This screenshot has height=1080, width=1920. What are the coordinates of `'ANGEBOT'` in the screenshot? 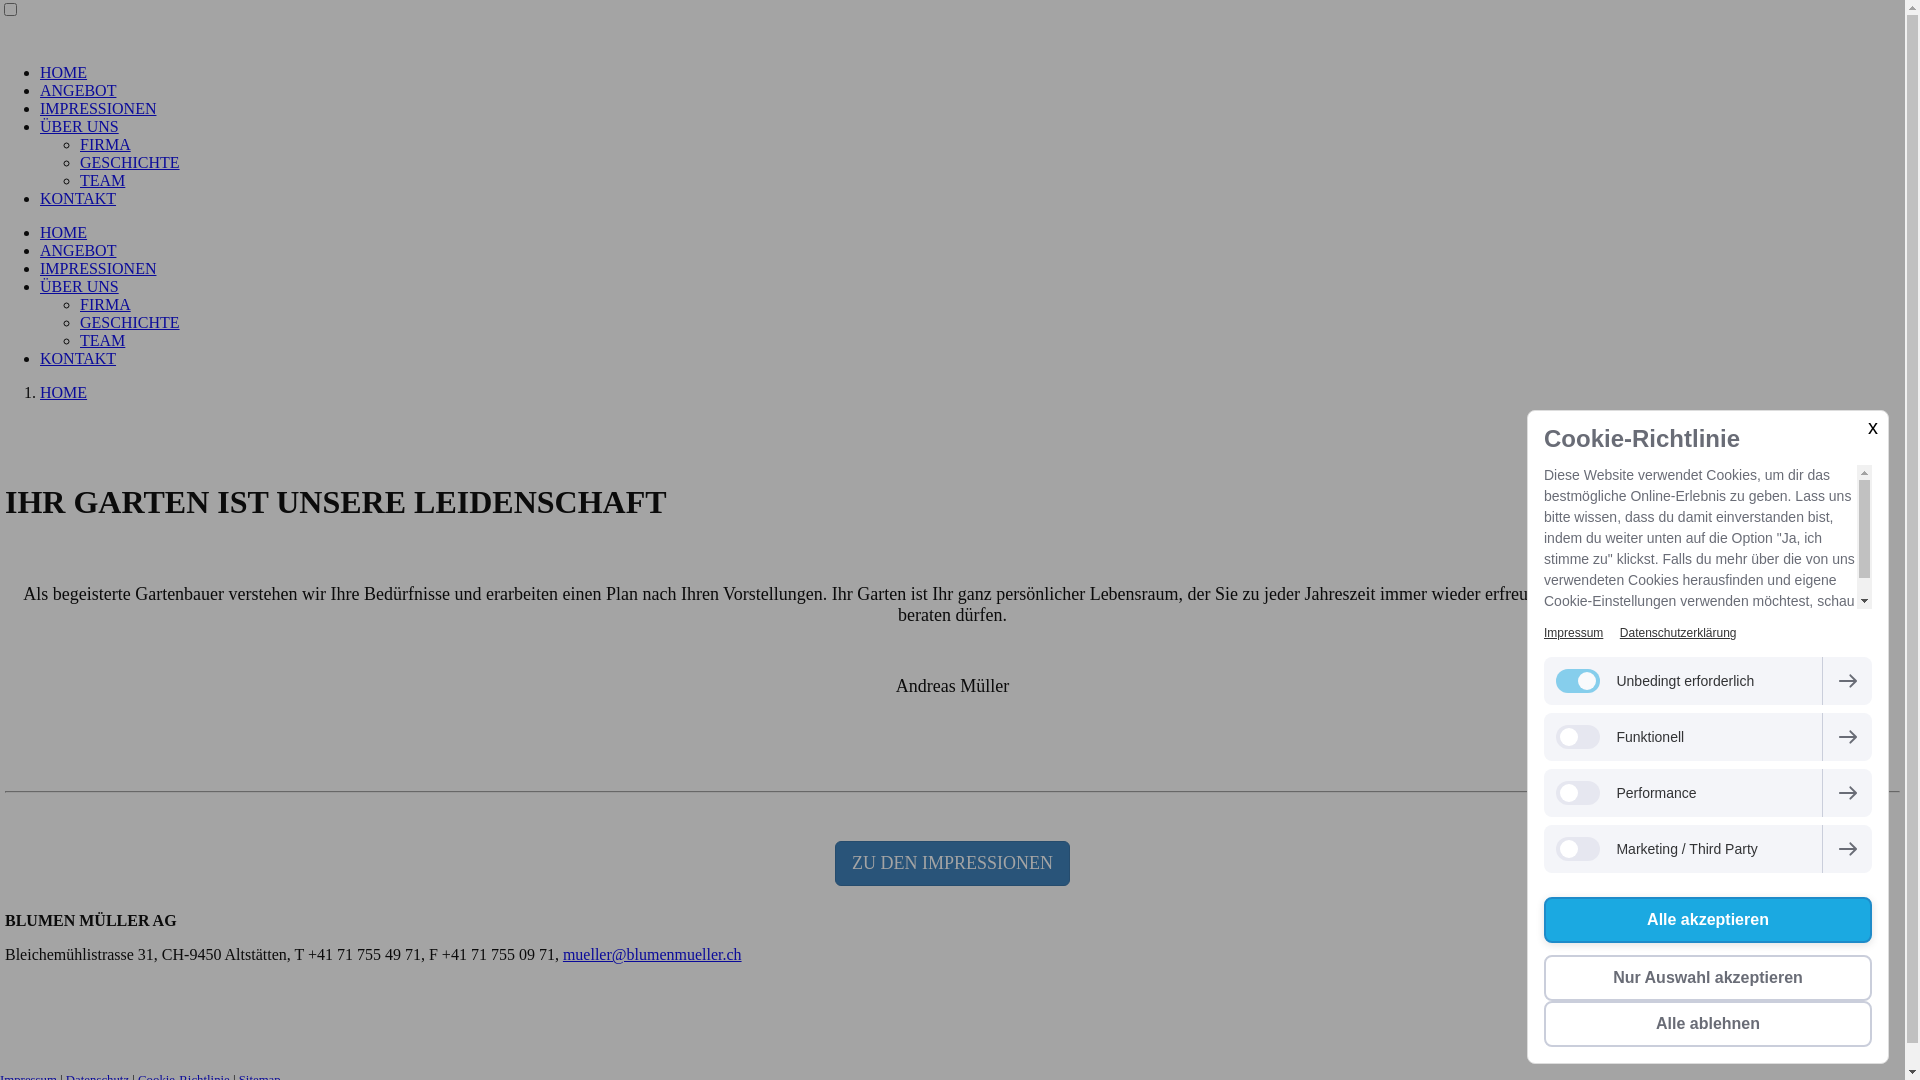 It's located at (77, 249).